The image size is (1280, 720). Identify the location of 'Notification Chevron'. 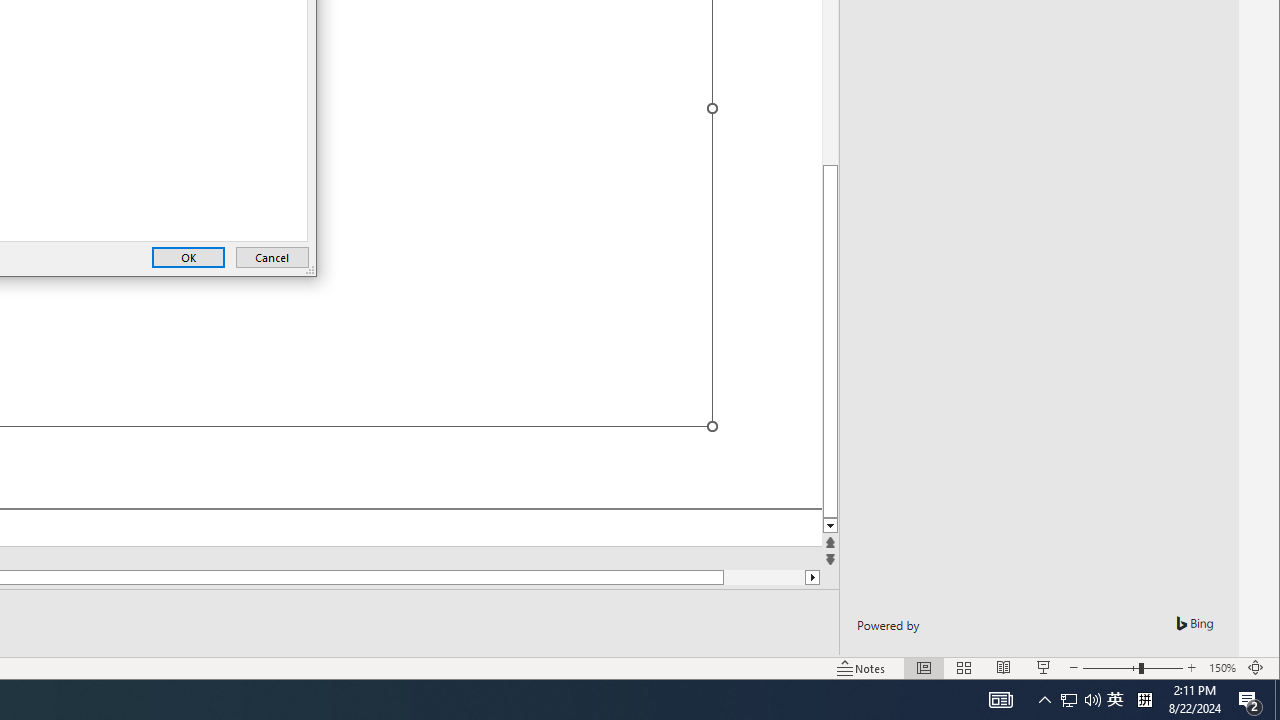
(1044, 698).